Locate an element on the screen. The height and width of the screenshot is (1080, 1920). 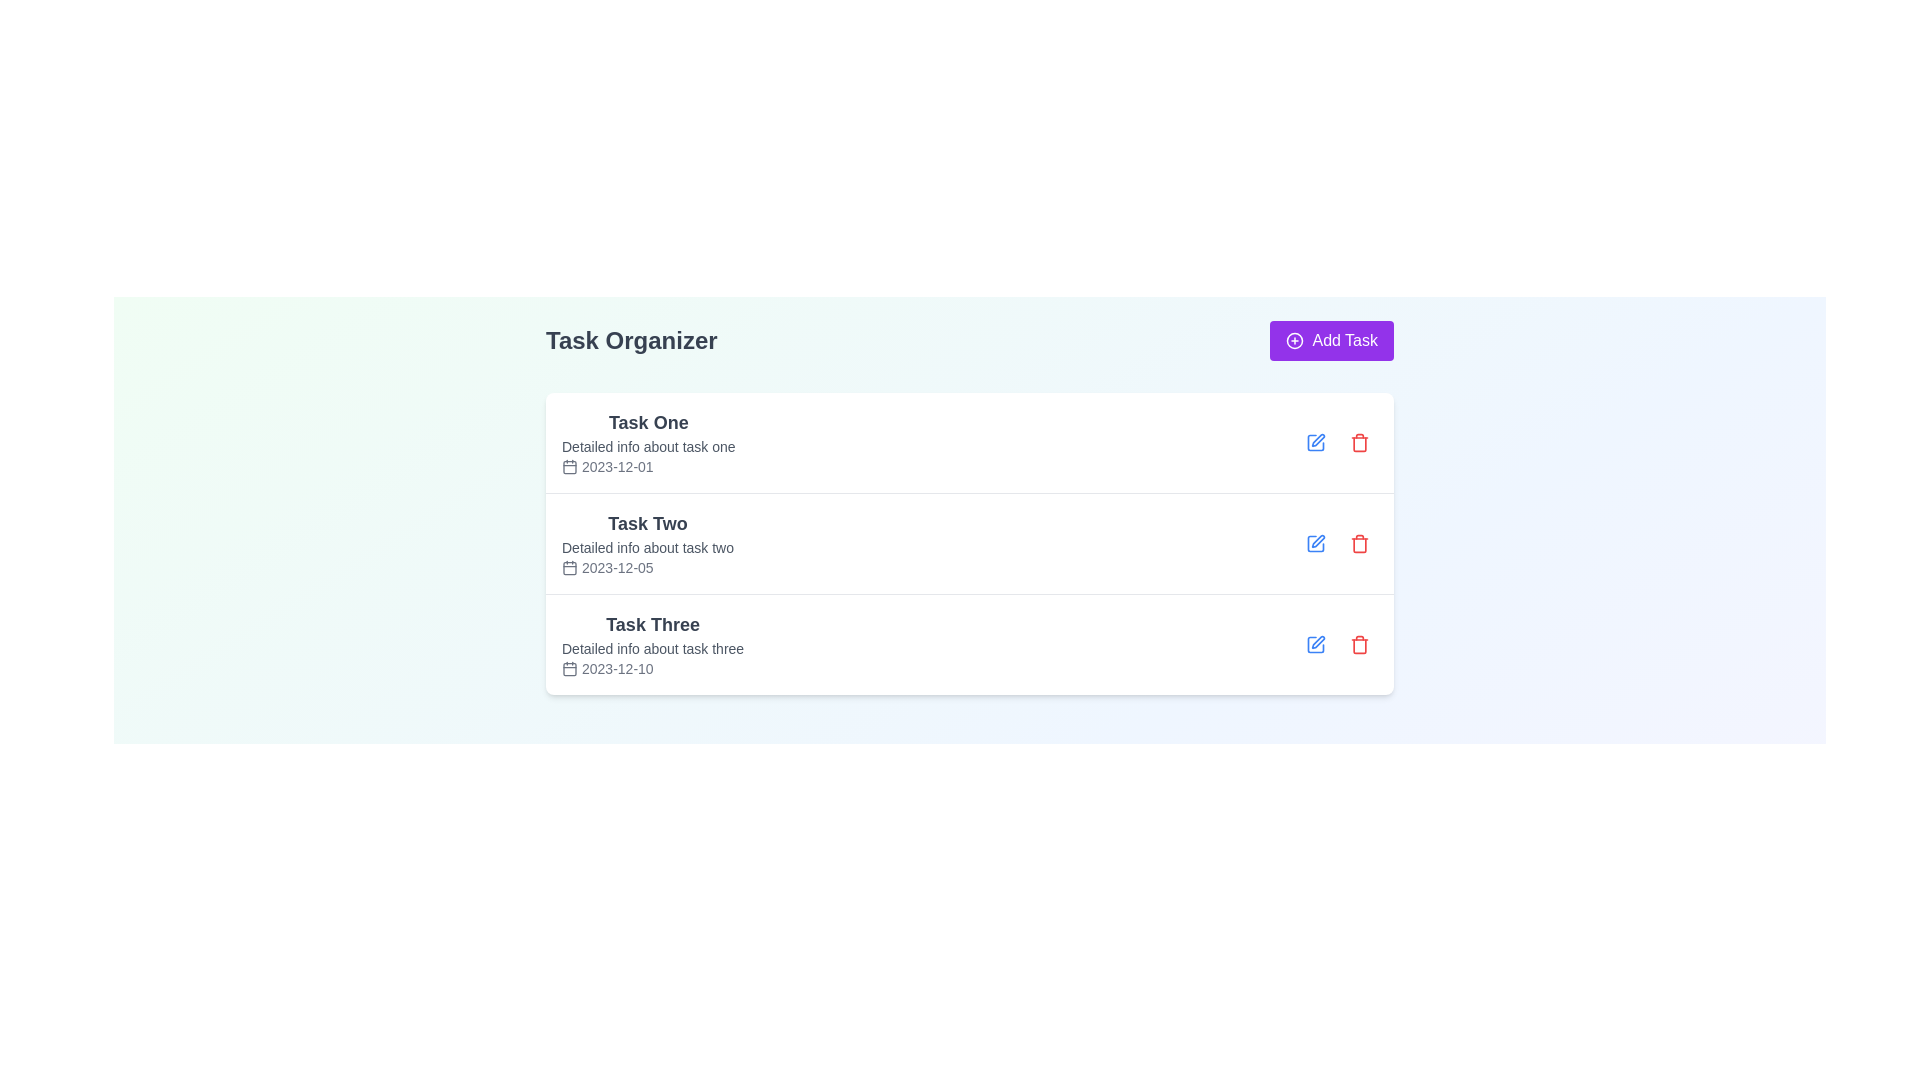
the visual separator element that organizes the edit and delete icons for 'Task One' in the task list is located at coordinates (1338, 442).